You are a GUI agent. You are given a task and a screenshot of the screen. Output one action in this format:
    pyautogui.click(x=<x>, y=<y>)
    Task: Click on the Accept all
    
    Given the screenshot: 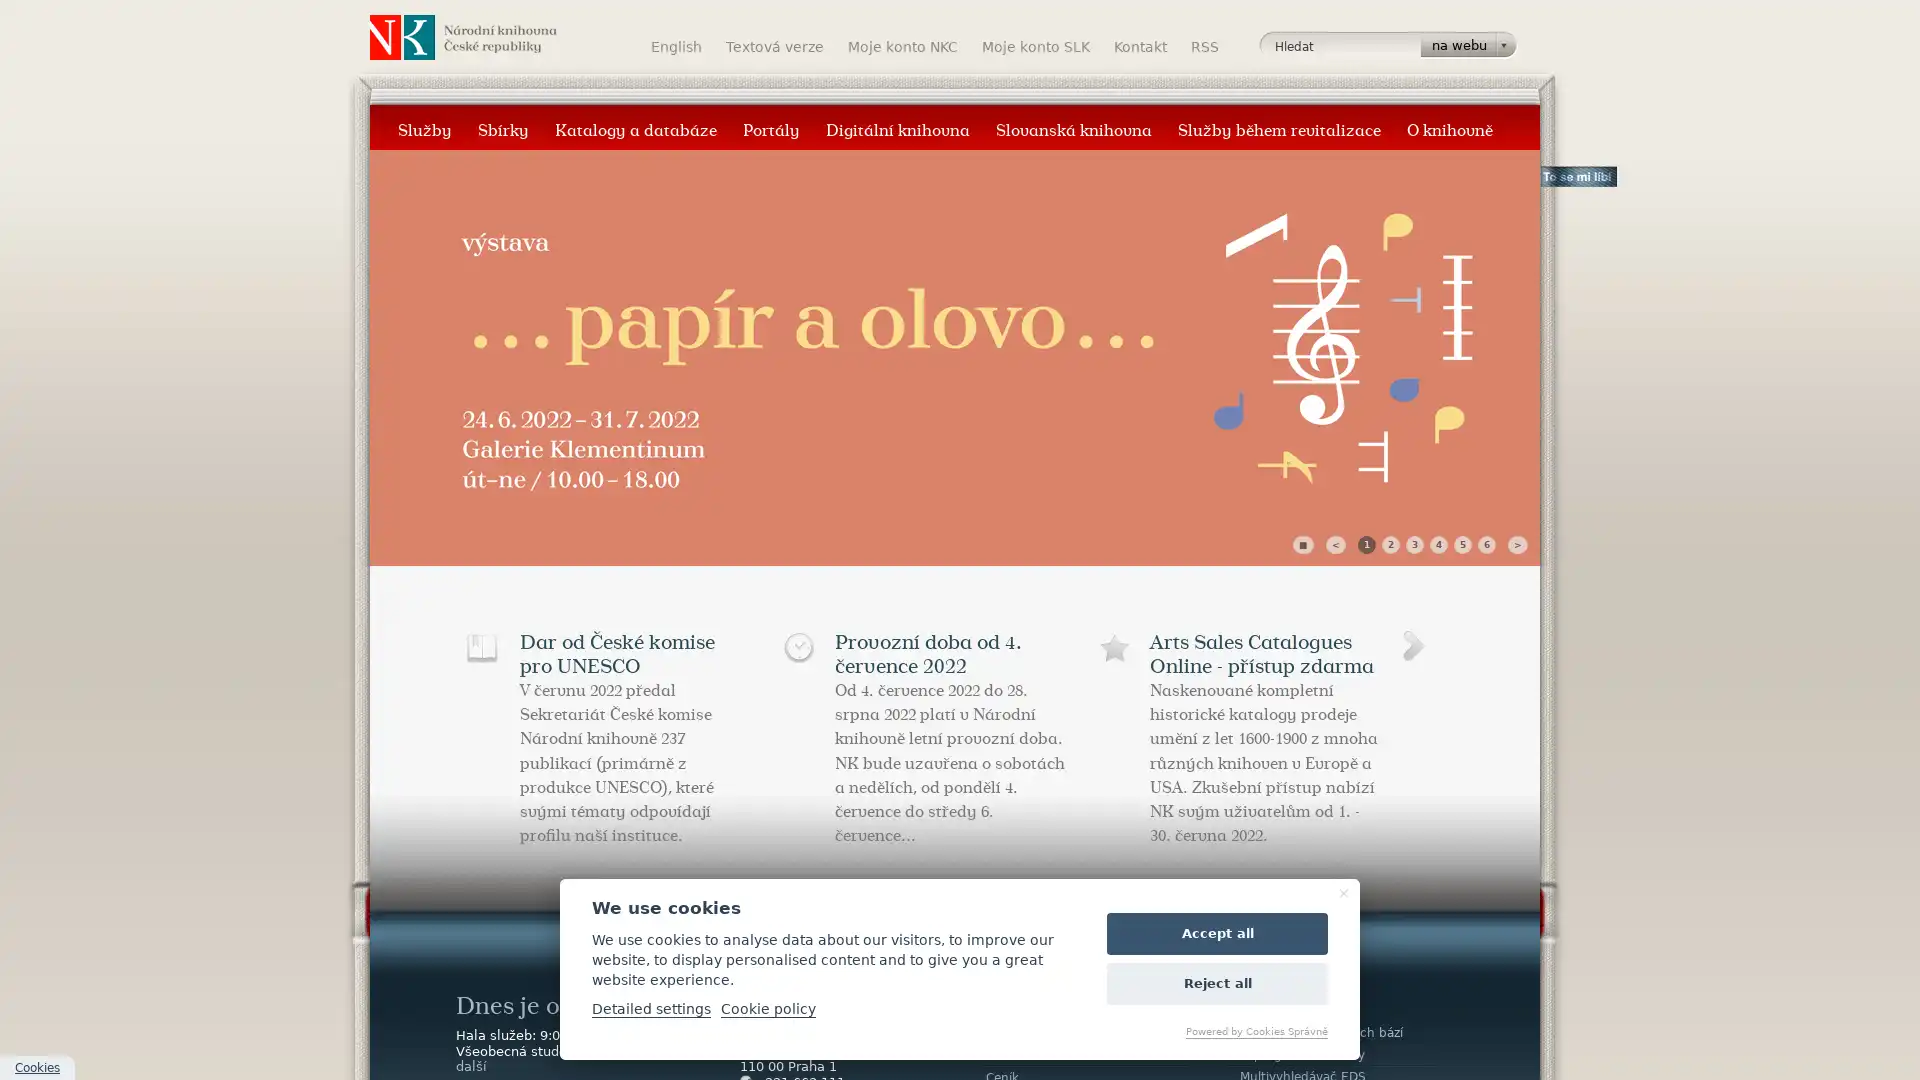 What is the action you would take?
    pyautogui.click(x=1216, y=933)
    